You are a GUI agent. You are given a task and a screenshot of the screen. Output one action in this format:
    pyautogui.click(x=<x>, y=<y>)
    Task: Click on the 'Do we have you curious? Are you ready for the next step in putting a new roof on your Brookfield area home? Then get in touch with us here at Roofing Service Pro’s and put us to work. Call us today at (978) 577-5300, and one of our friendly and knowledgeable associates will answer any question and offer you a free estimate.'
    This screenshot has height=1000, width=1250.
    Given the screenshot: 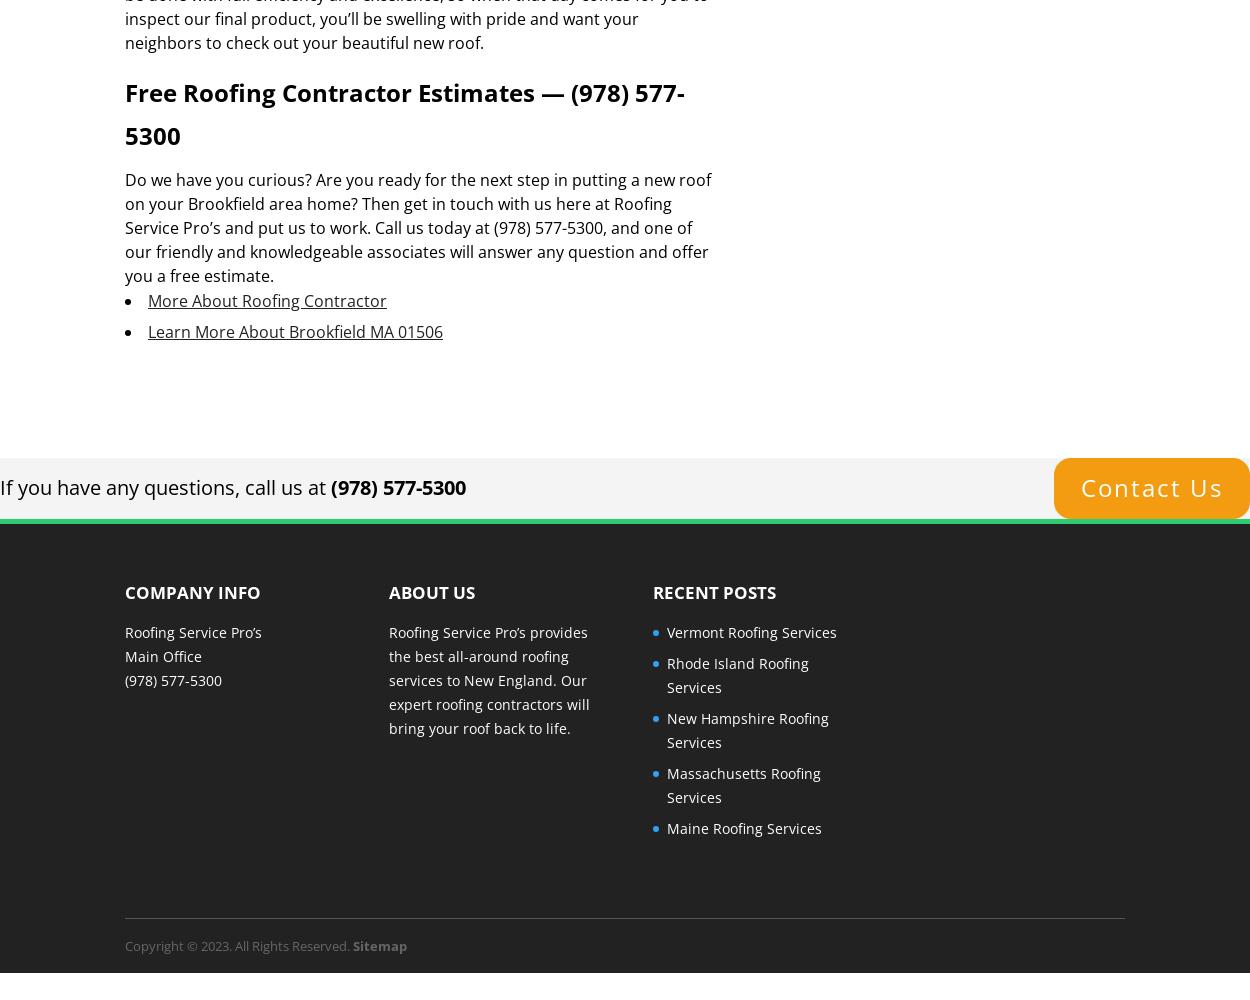 What is the action you would take?
    pyautogui.click(x=417, y=226)
    